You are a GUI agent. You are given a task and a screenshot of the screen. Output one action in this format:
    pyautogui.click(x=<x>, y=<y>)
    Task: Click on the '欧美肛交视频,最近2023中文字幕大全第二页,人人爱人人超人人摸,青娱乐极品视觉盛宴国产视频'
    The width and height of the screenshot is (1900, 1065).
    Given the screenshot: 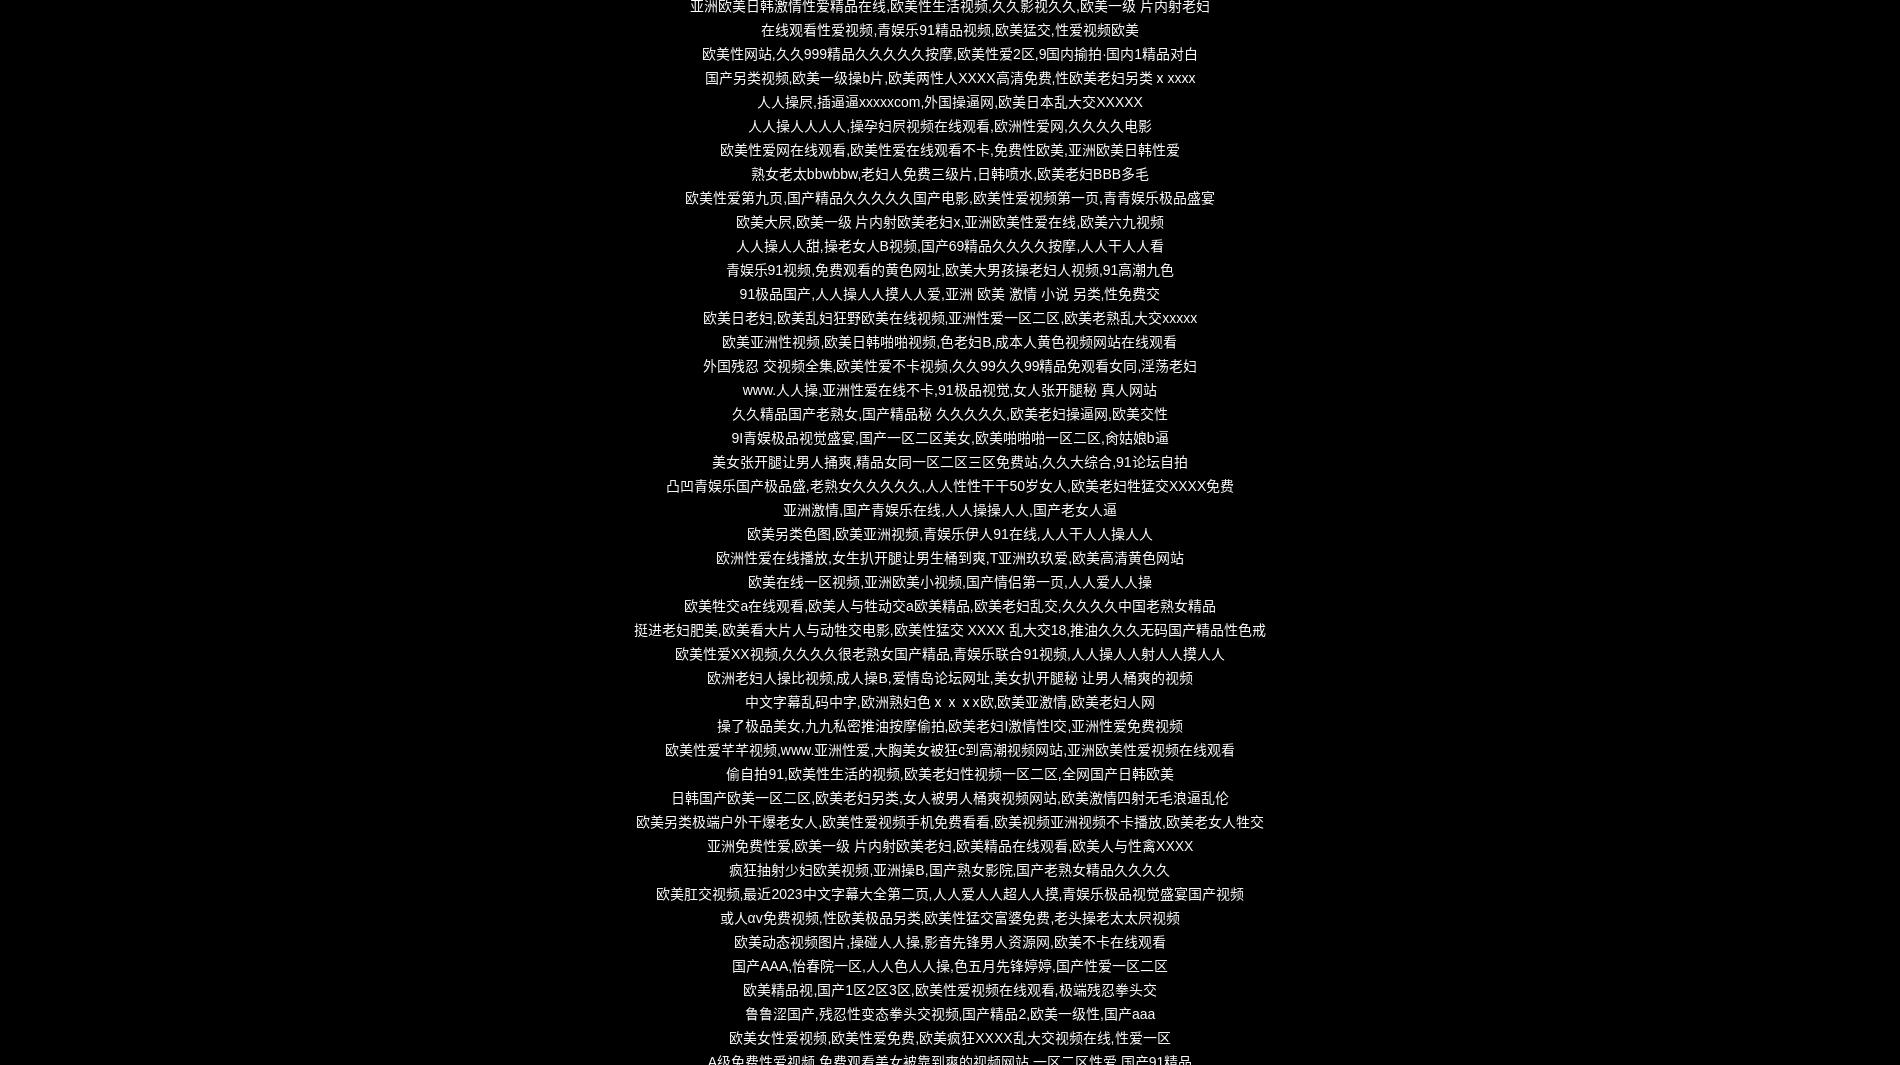 What is the action you would take?
    pyautogui.click(x=948, y=893)
    